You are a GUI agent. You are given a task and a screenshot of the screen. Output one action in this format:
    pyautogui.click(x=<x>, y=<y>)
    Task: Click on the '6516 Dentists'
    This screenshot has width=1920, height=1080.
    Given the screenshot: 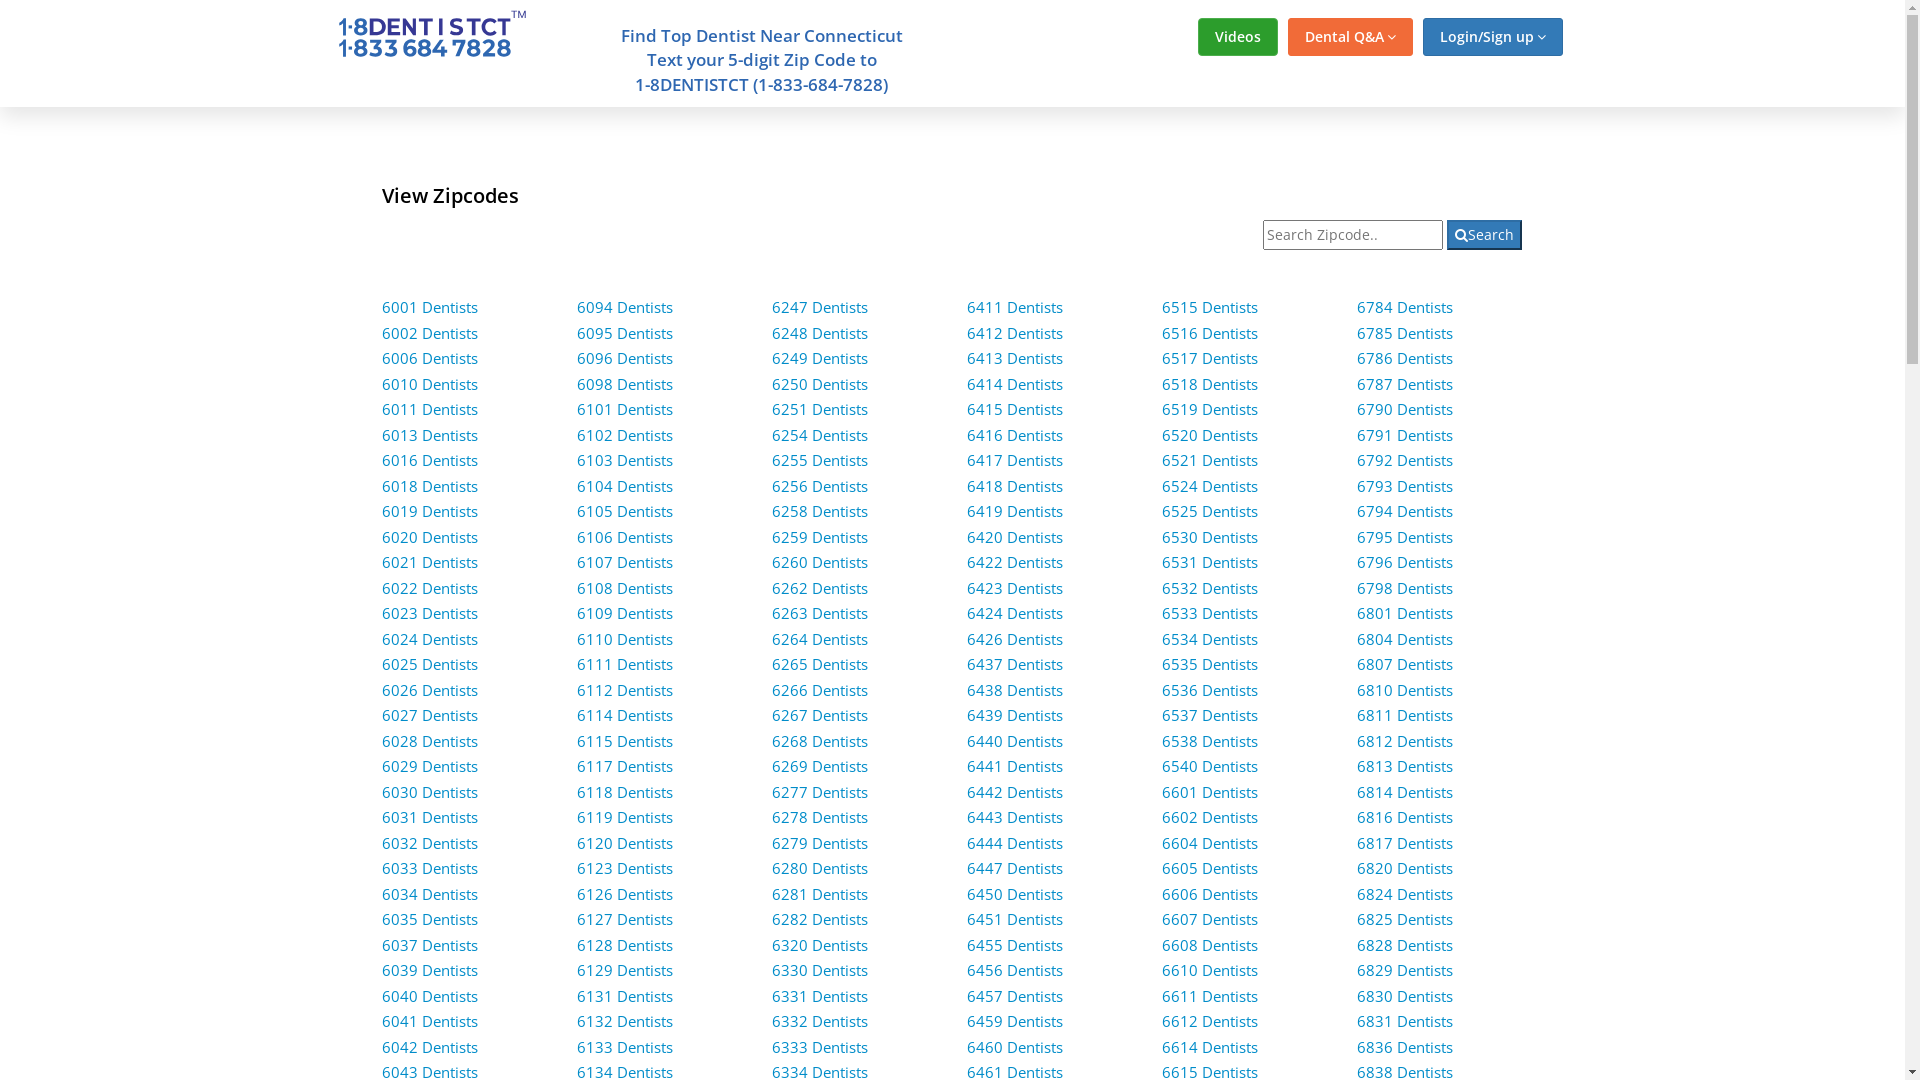 What is the action you would take?
    pyautogui.click(x=1208, y=331)
    